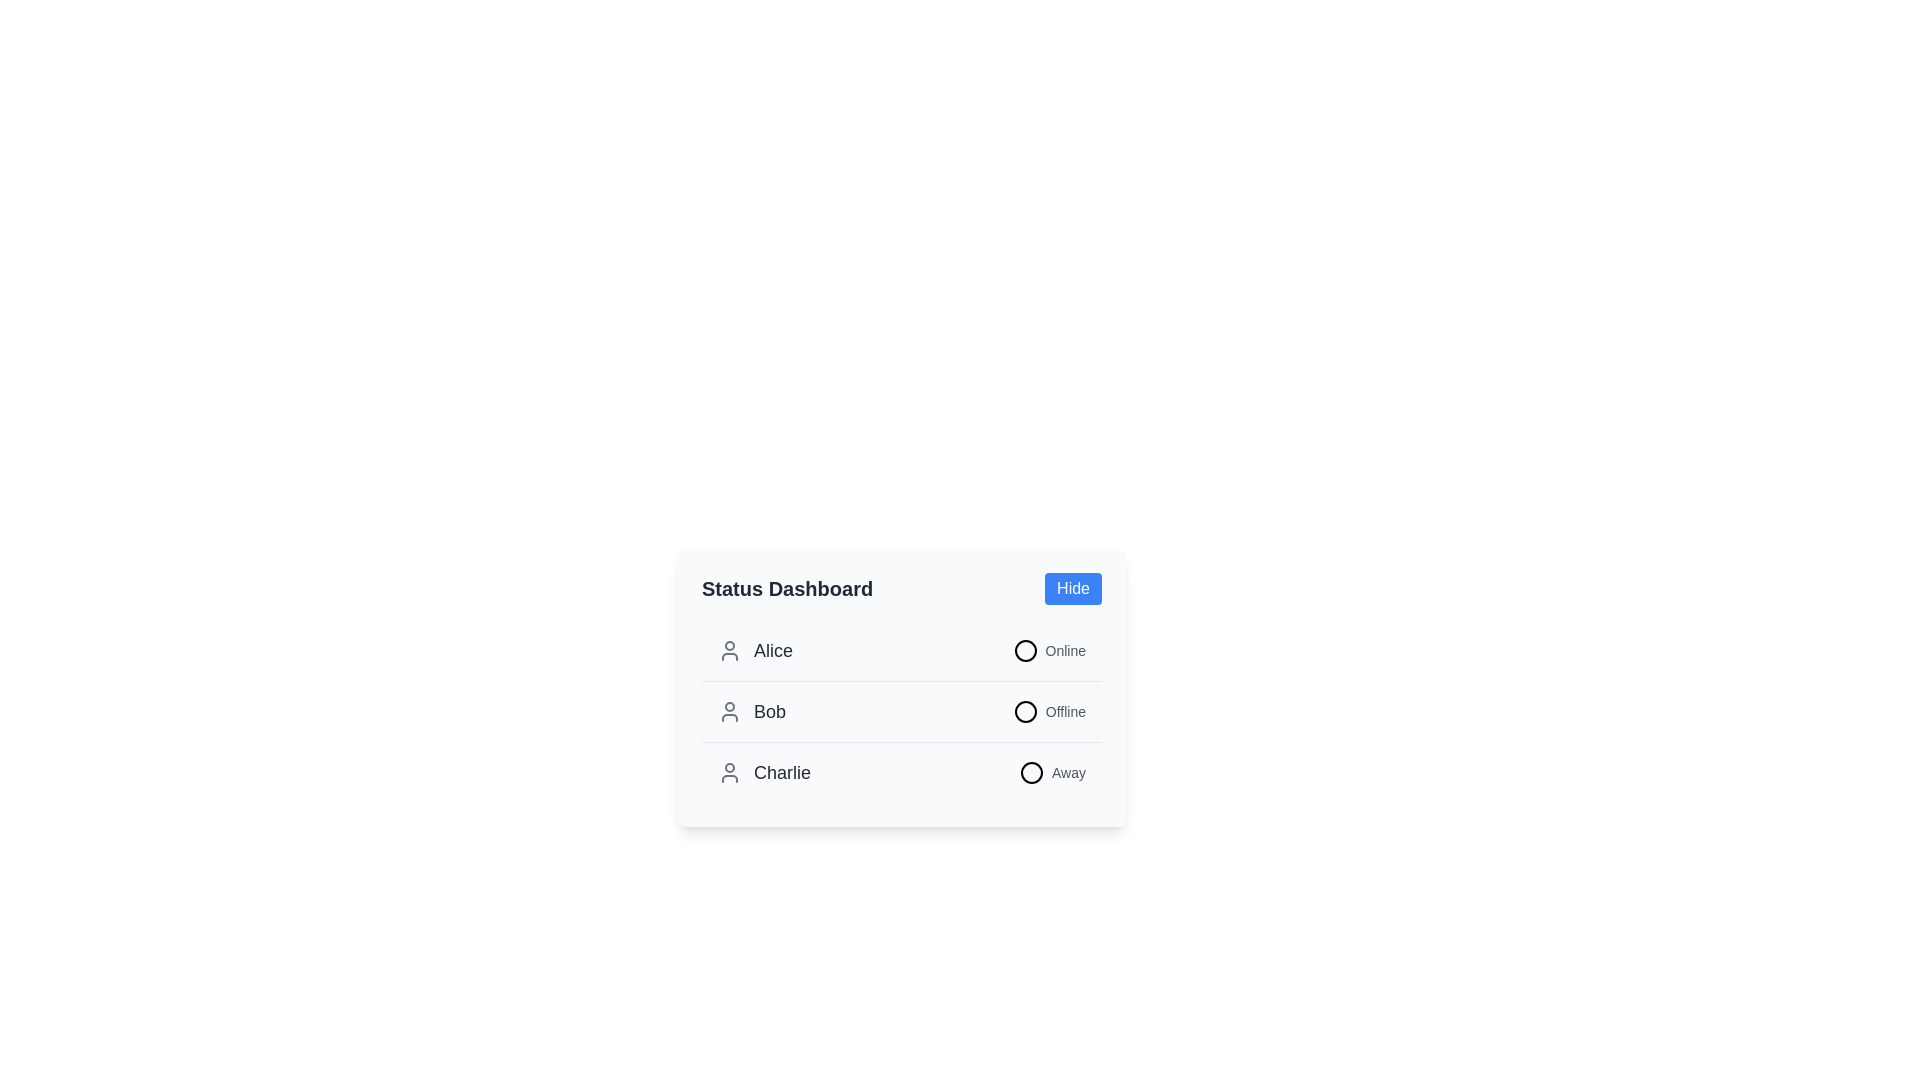  Describe the element at coordinates (1048, 651) in the screenshot. I see `the status indication by clicking on the circular green status indicator next to the text 'Online' for the user 'Alice' in the 'Status Dashboard'` at that location.